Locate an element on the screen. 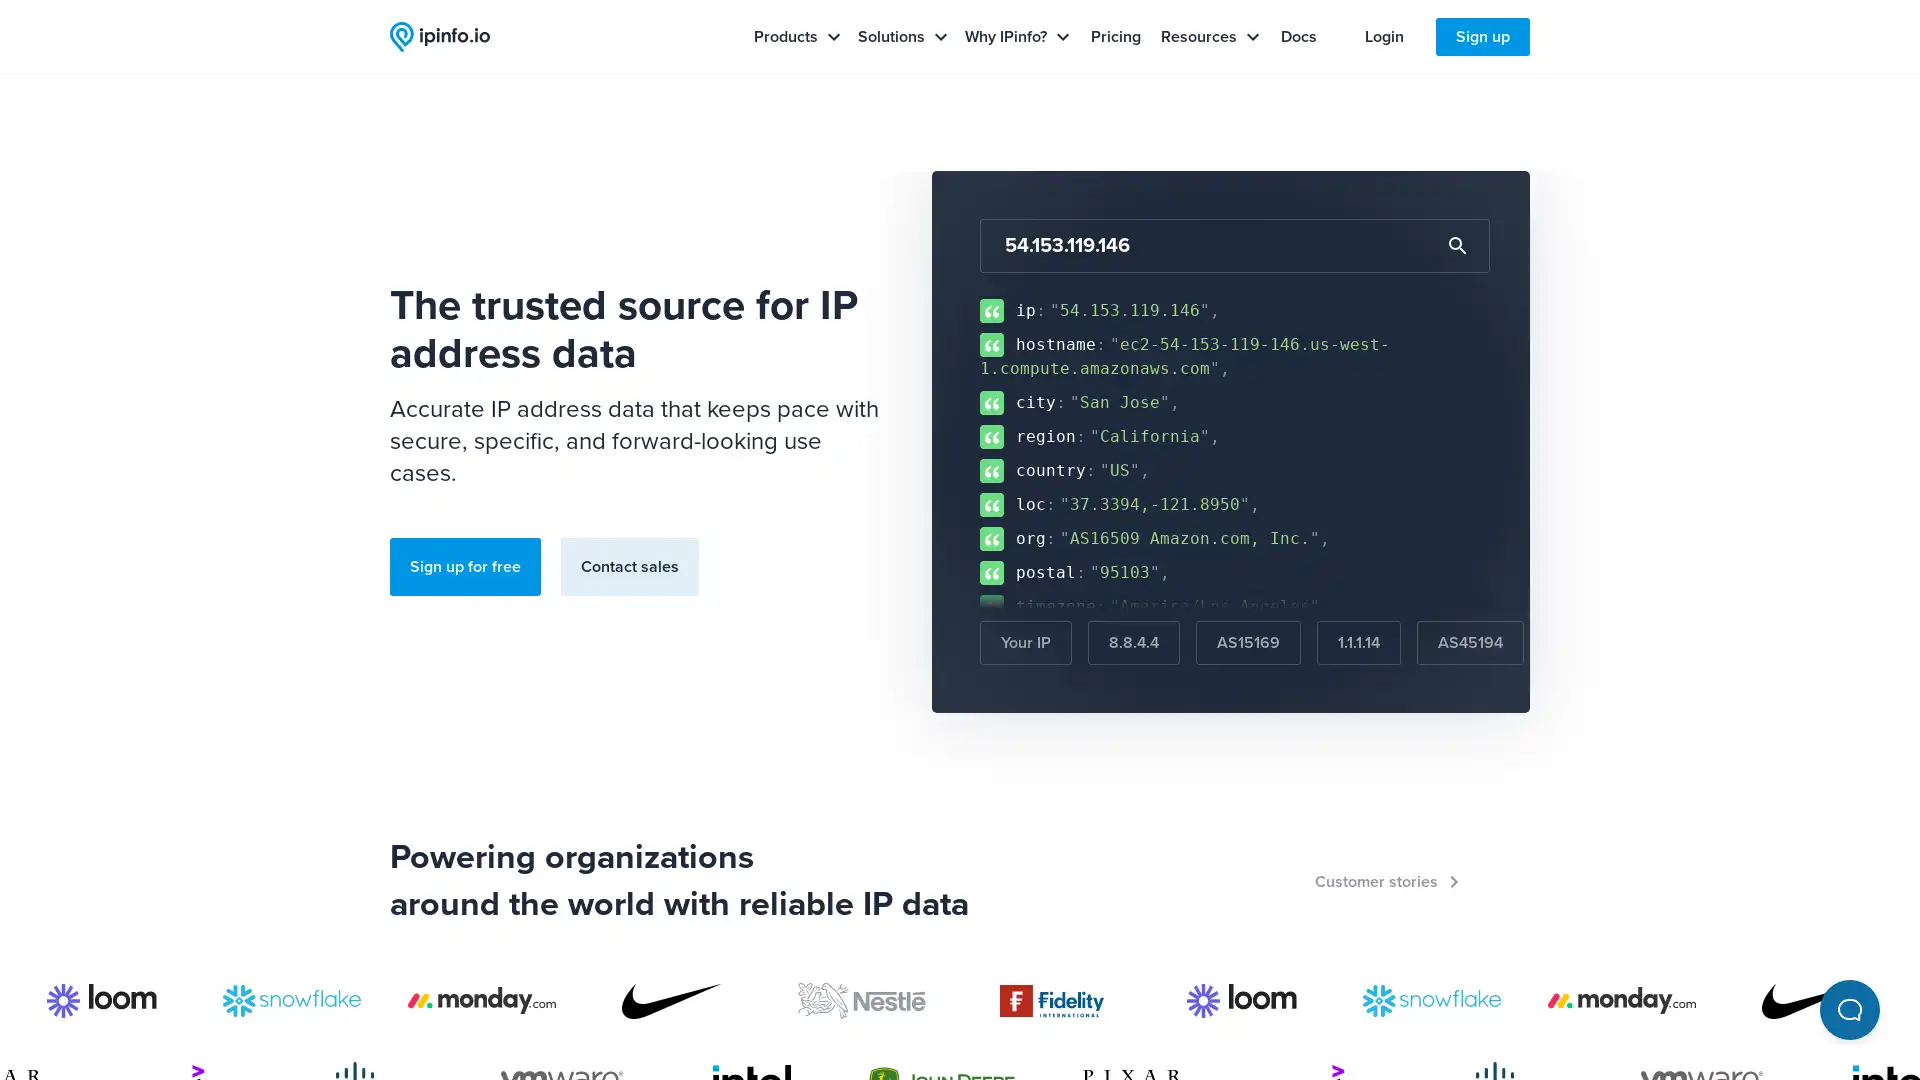 Image resolution: width=1920 pixels, height=1080 pixels. Resources is located at coordinates (1209, 37).